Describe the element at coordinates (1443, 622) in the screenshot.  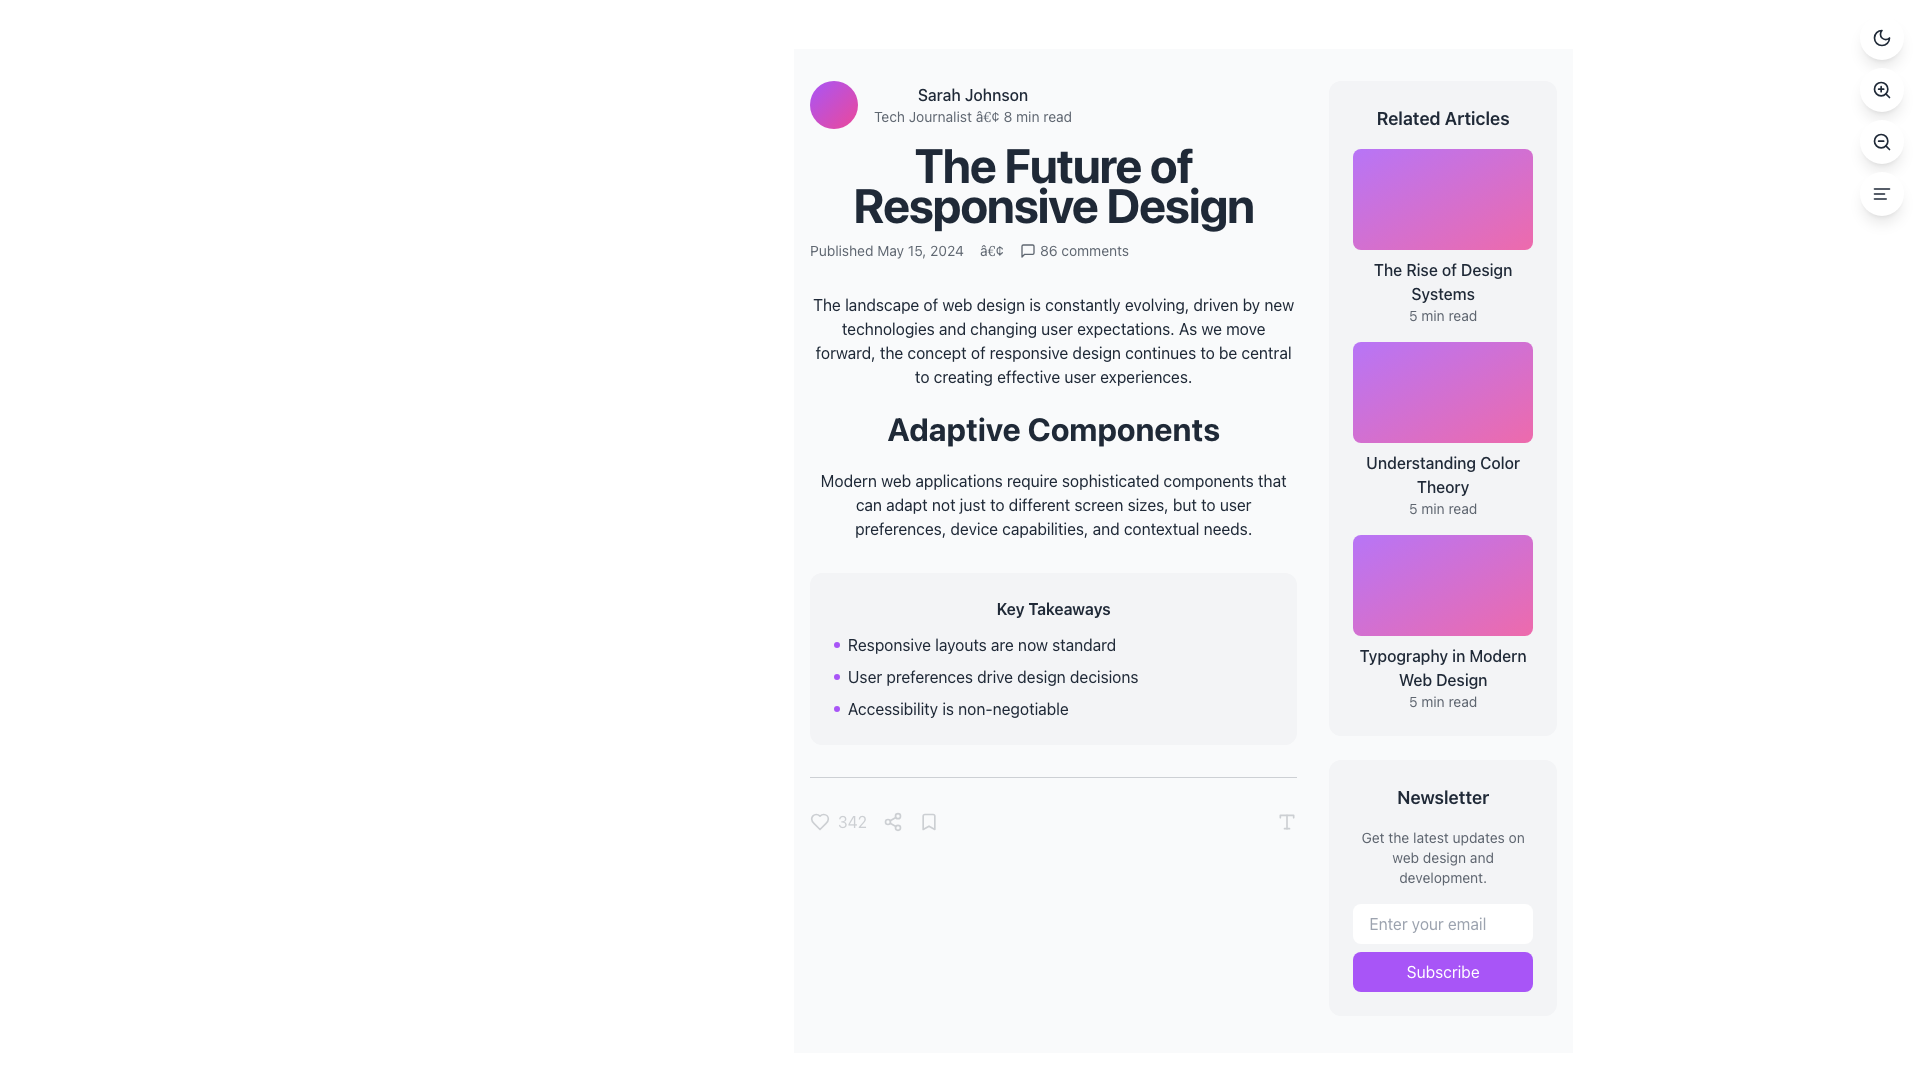
I see `the interactive card labeled 'Typography in Modern Web Design', which is the third card in a vertical list of articles on the right-hand side of the interface` at that location.